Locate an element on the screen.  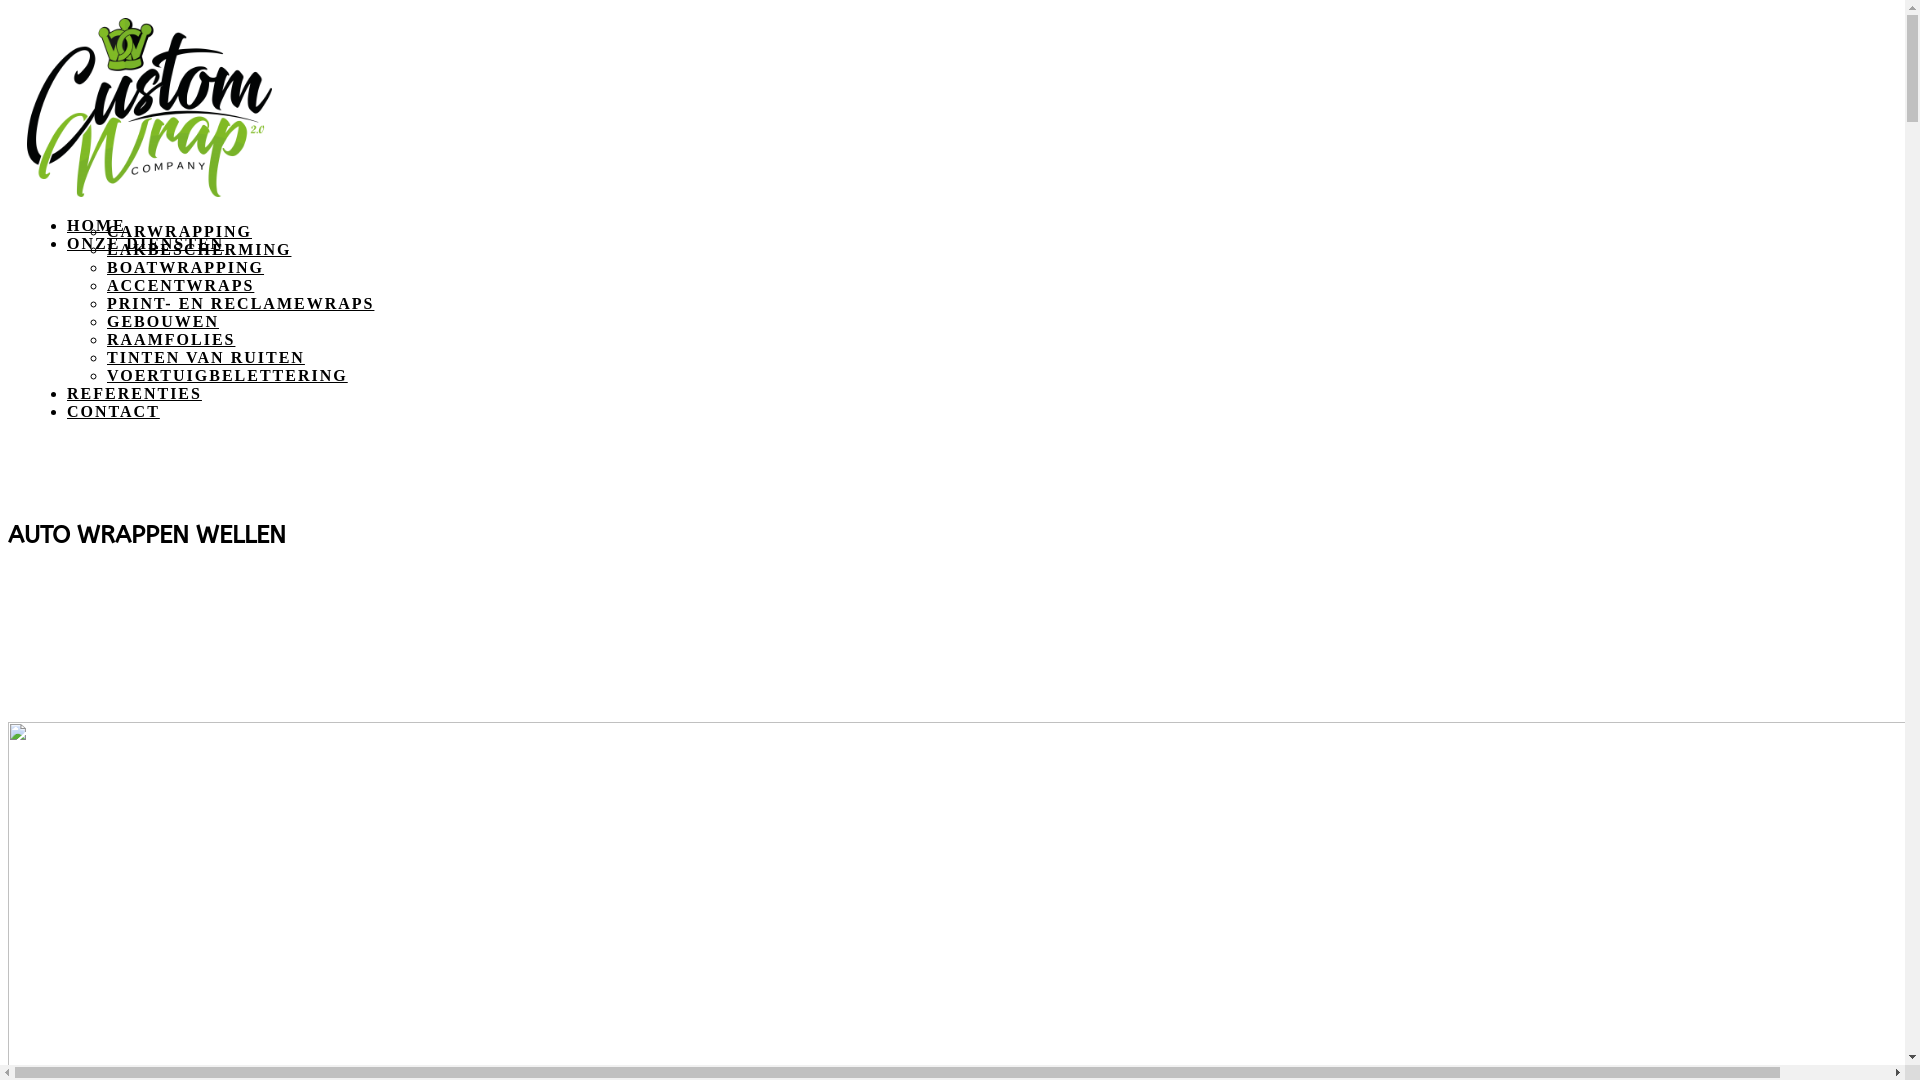
'GEBOUWEN' is located at coordinates (163, 320).